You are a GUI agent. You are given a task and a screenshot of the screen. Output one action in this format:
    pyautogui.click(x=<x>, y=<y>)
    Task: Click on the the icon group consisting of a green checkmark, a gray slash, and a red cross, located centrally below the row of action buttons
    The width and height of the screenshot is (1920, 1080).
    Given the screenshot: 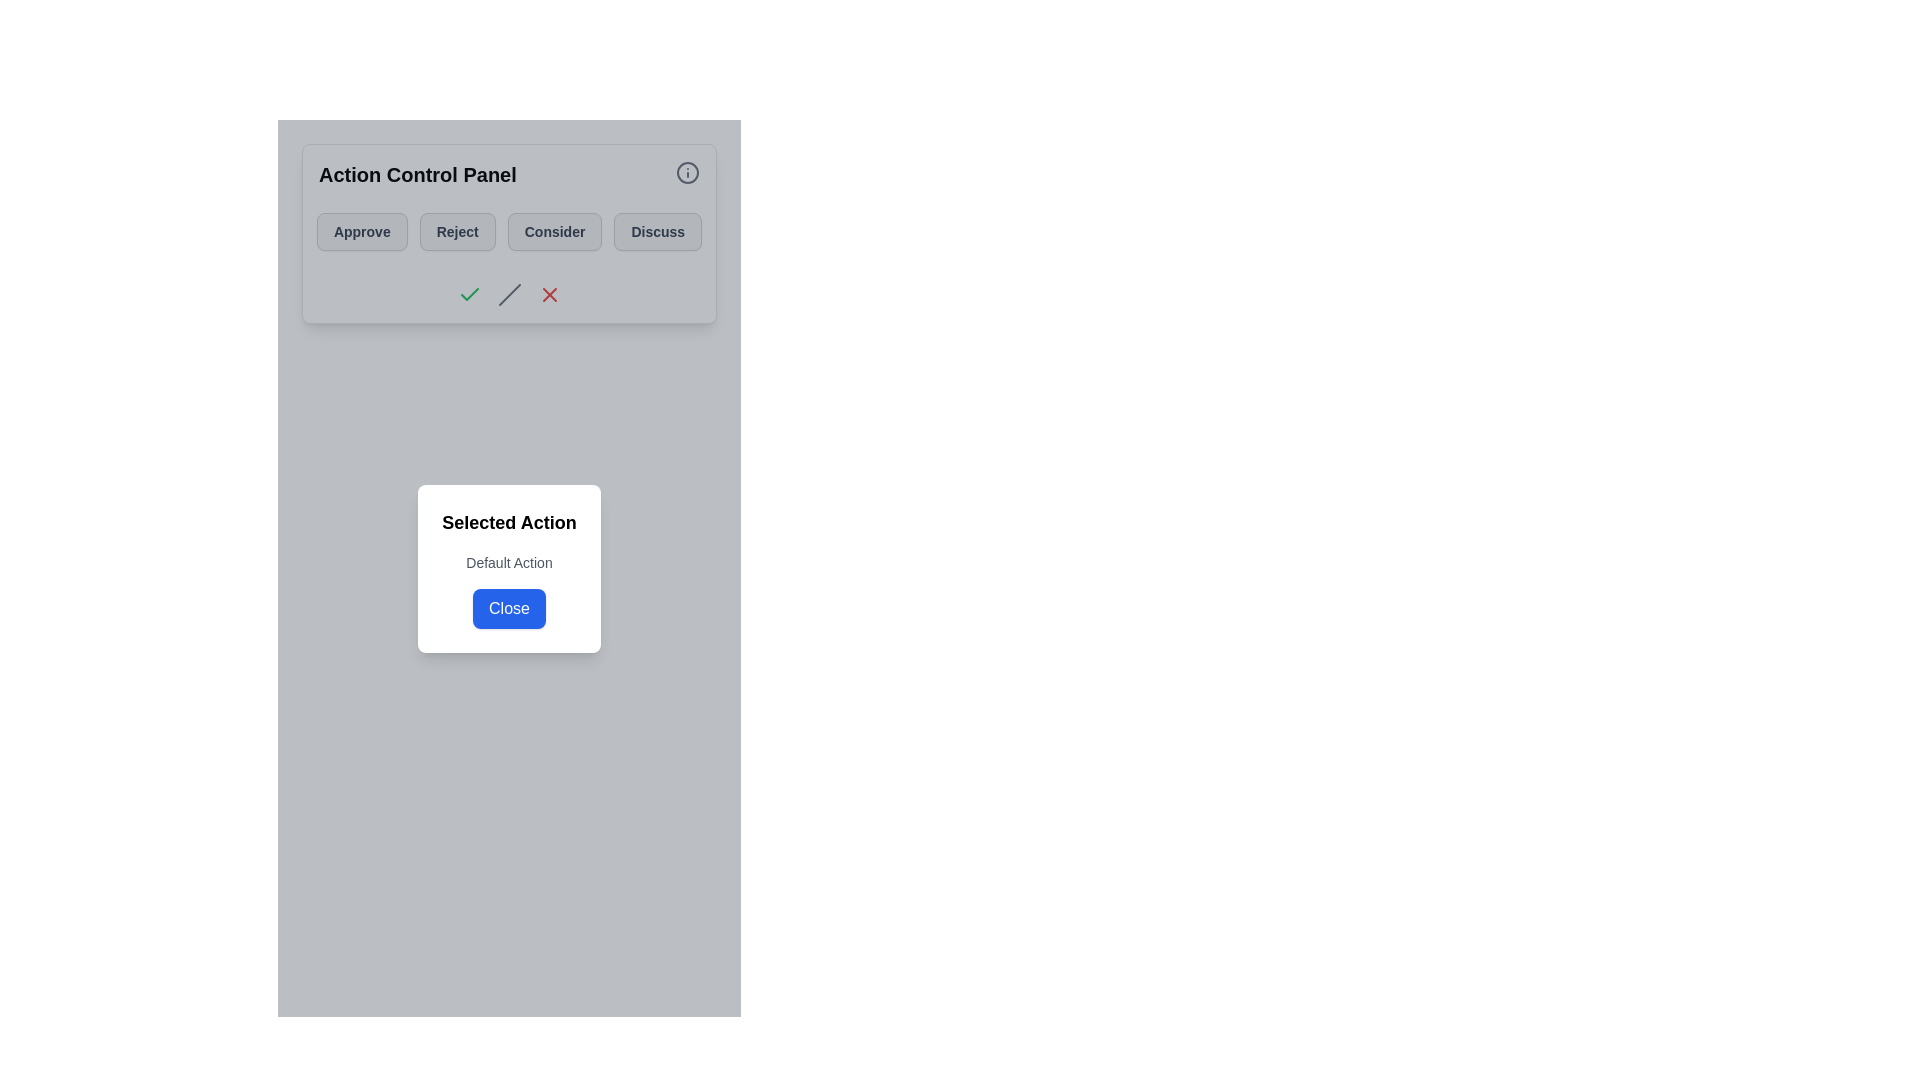 What is the action you would take?
    pyautogui.click(x=509, y=294)
    